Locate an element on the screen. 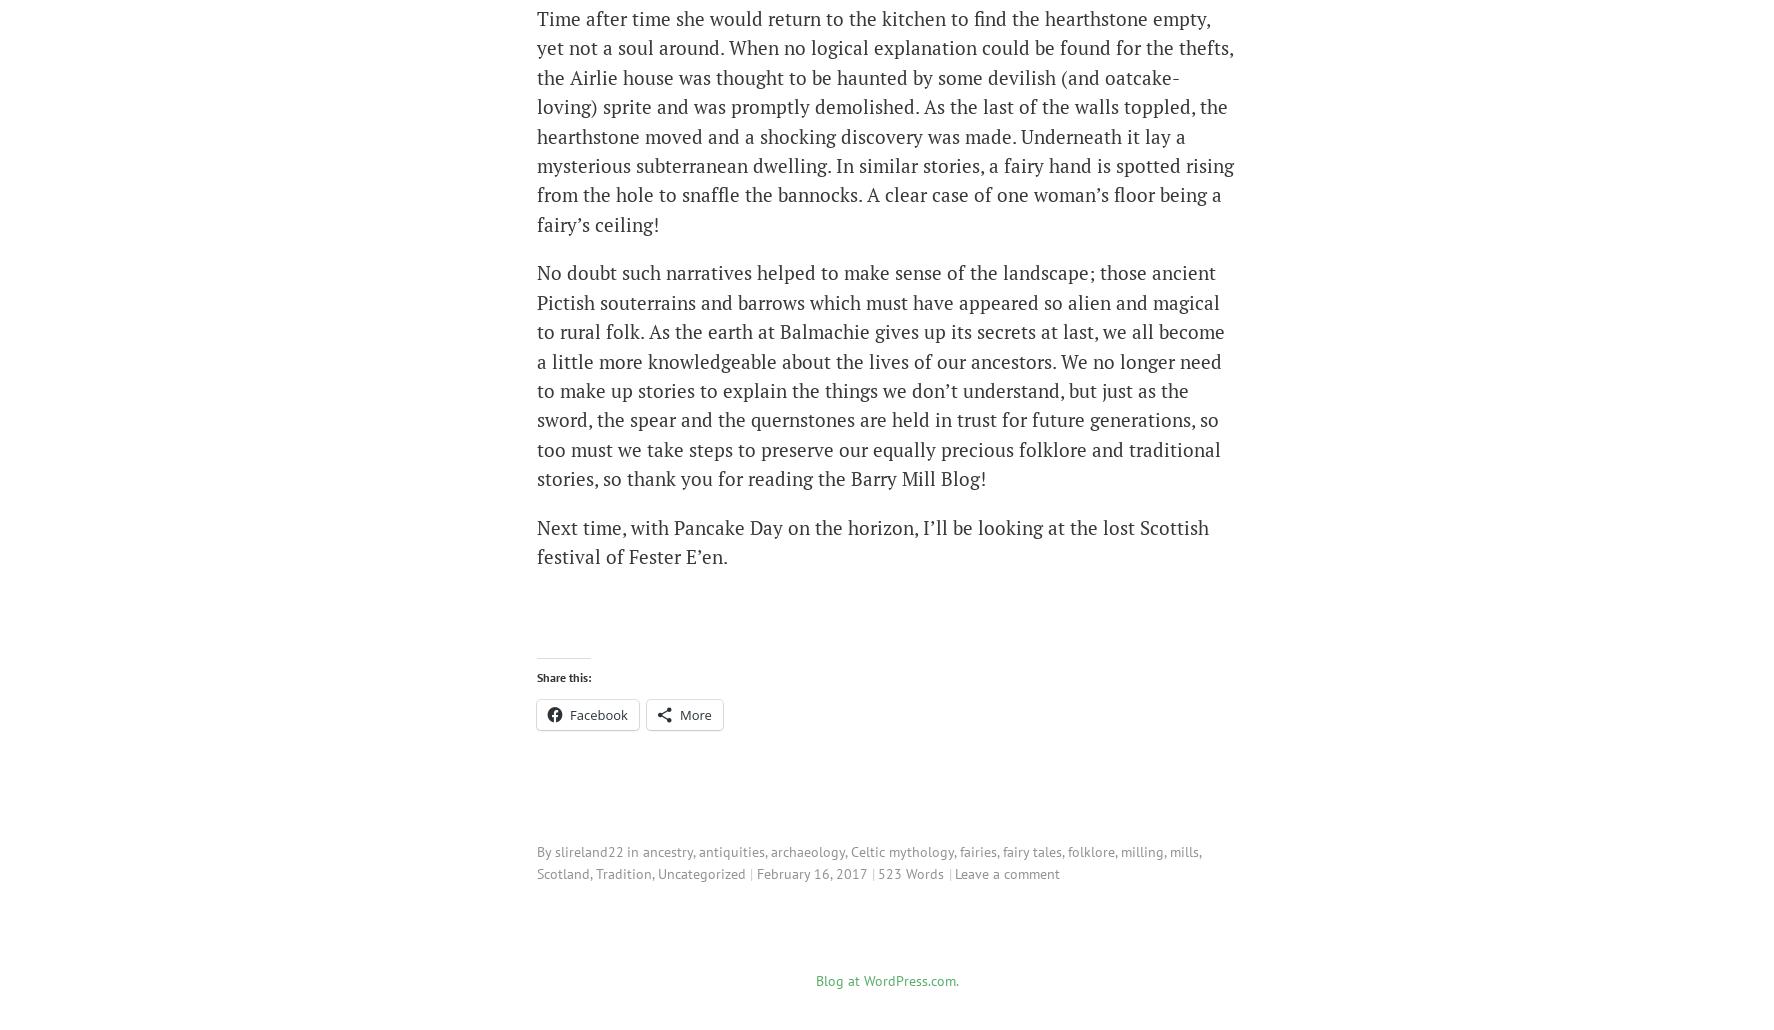 The height and width of the screenshot is (1030, 1774). 'in' is located at coordinates (626, 849).